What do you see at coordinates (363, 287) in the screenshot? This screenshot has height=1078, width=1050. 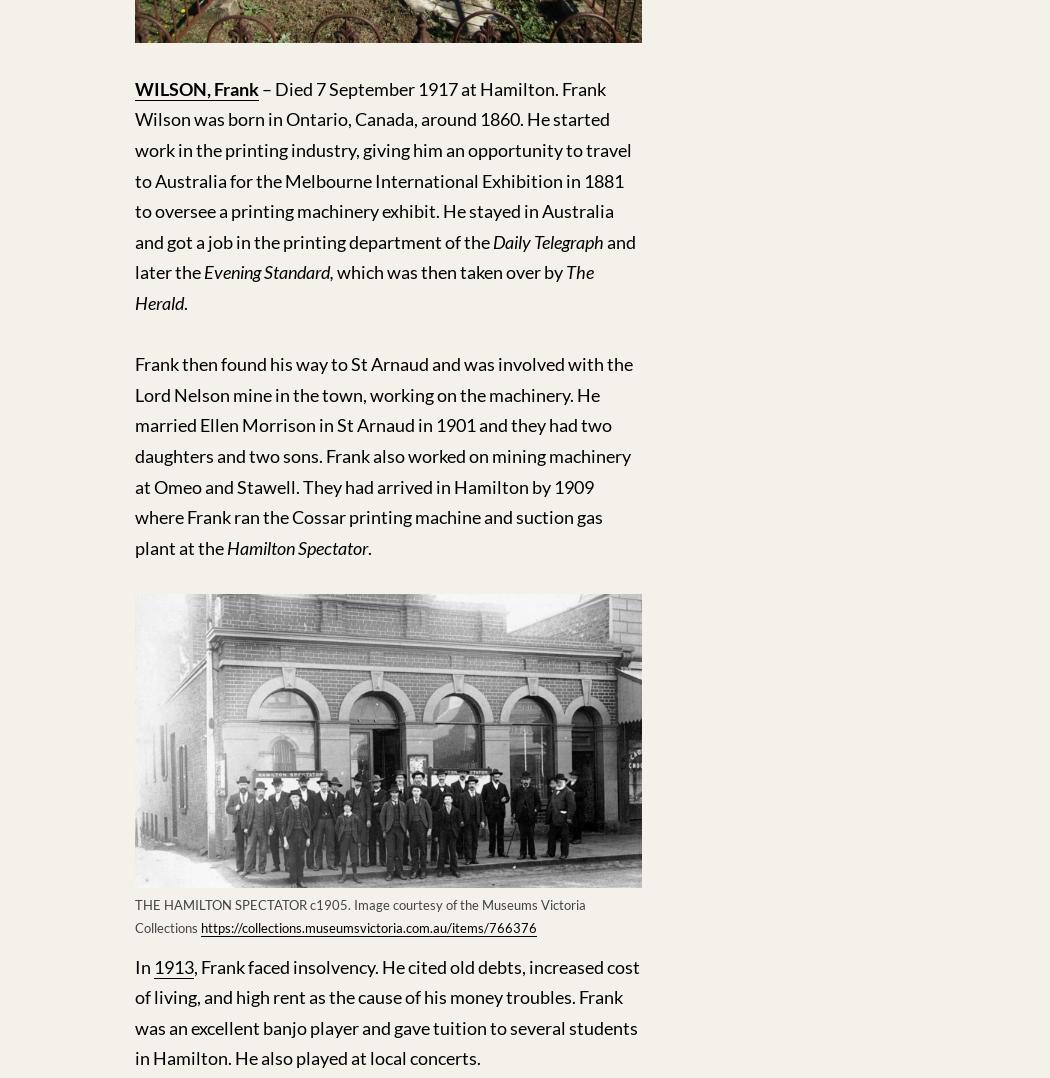 I see `'The Herald'` at bounding box center [363, 287].